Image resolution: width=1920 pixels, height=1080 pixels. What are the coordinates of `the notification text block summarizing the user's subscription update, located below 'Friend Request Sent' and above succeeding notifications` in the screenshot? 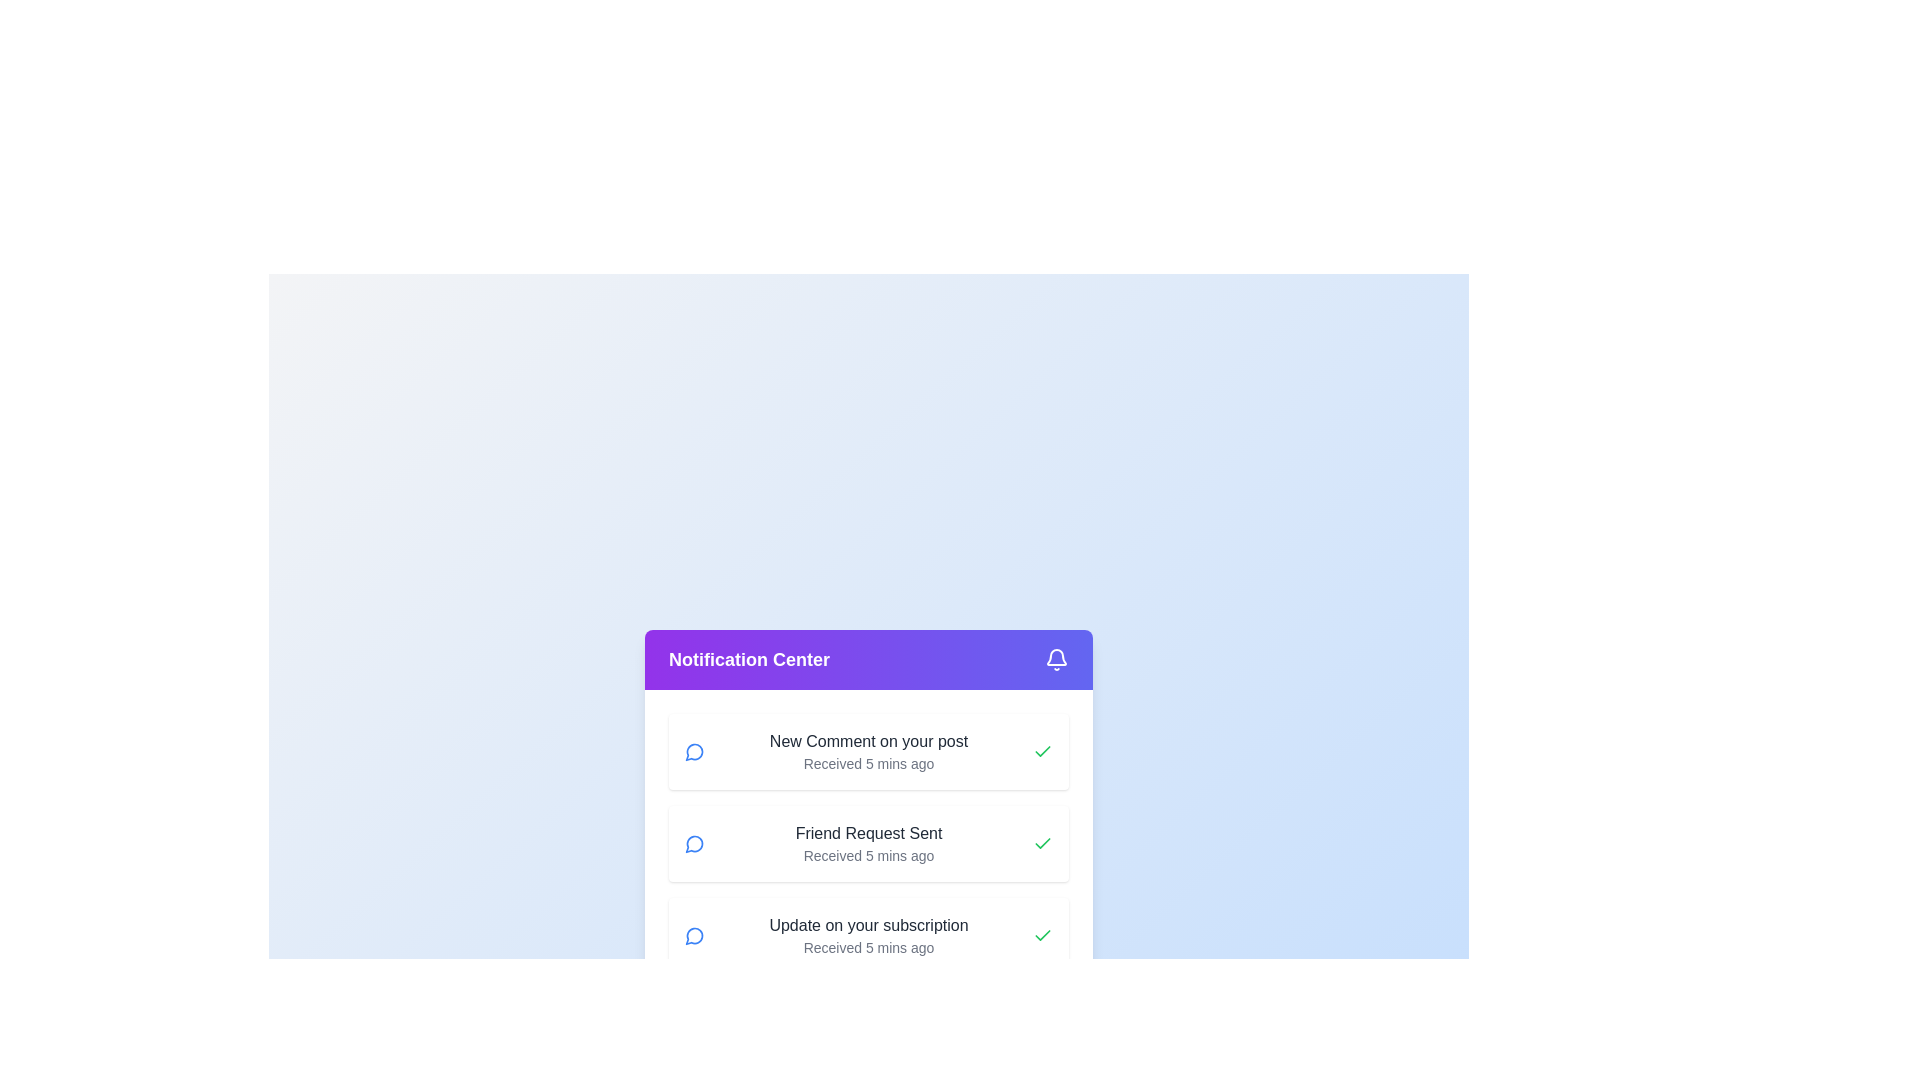 It's located at (868, 936).